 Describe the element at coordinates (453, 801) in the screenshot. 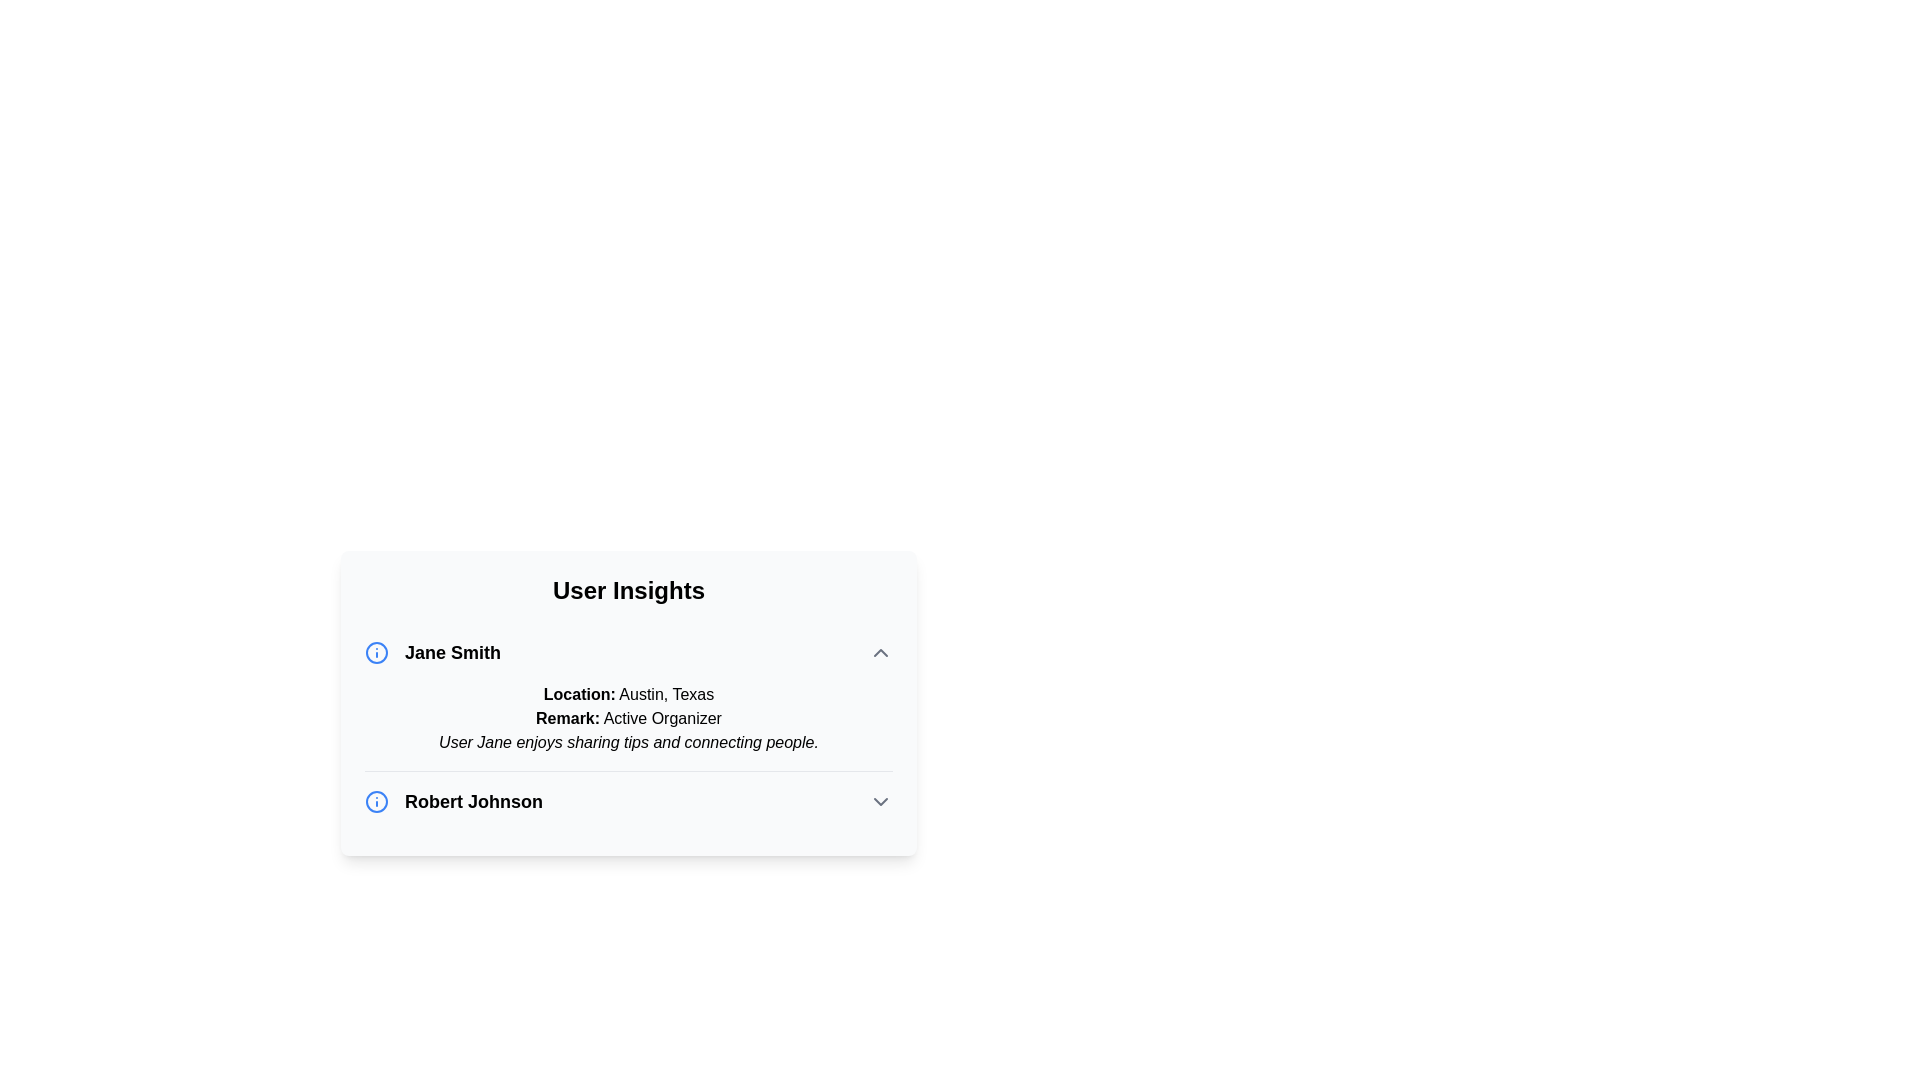

I see `the text label representing 'Robert Johnson', located in the lower part of the 'User Insights' card, below 'Jane Smith', next to a blue information icon` at that location.